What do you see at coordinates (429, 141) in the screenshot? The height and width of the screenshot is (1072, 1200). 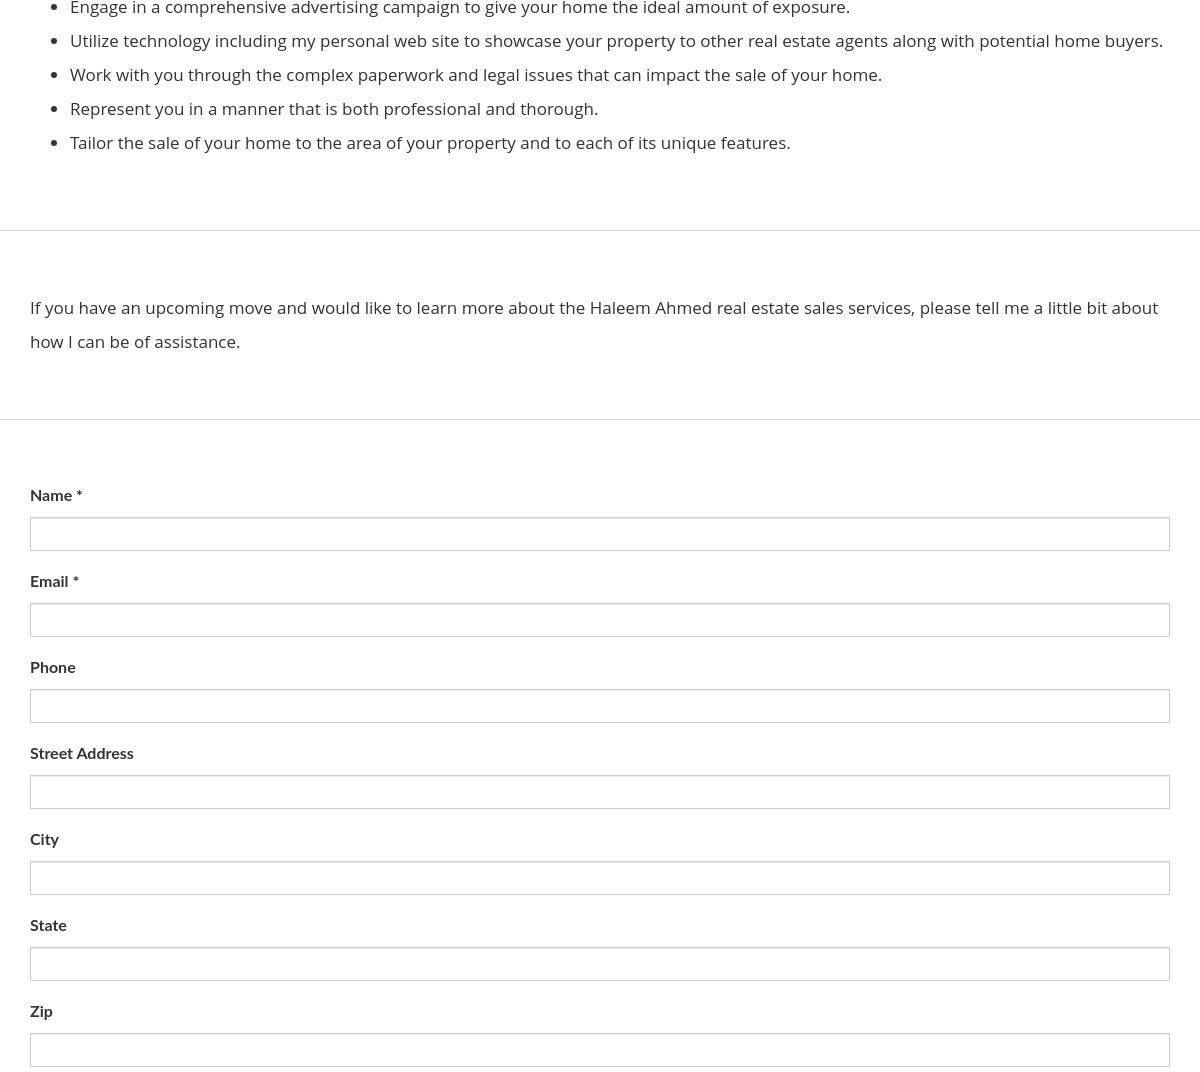 I see `'Tailor the sale of your home to the area of your property and to each of its unique features.'` at bounding box center [429, 141].